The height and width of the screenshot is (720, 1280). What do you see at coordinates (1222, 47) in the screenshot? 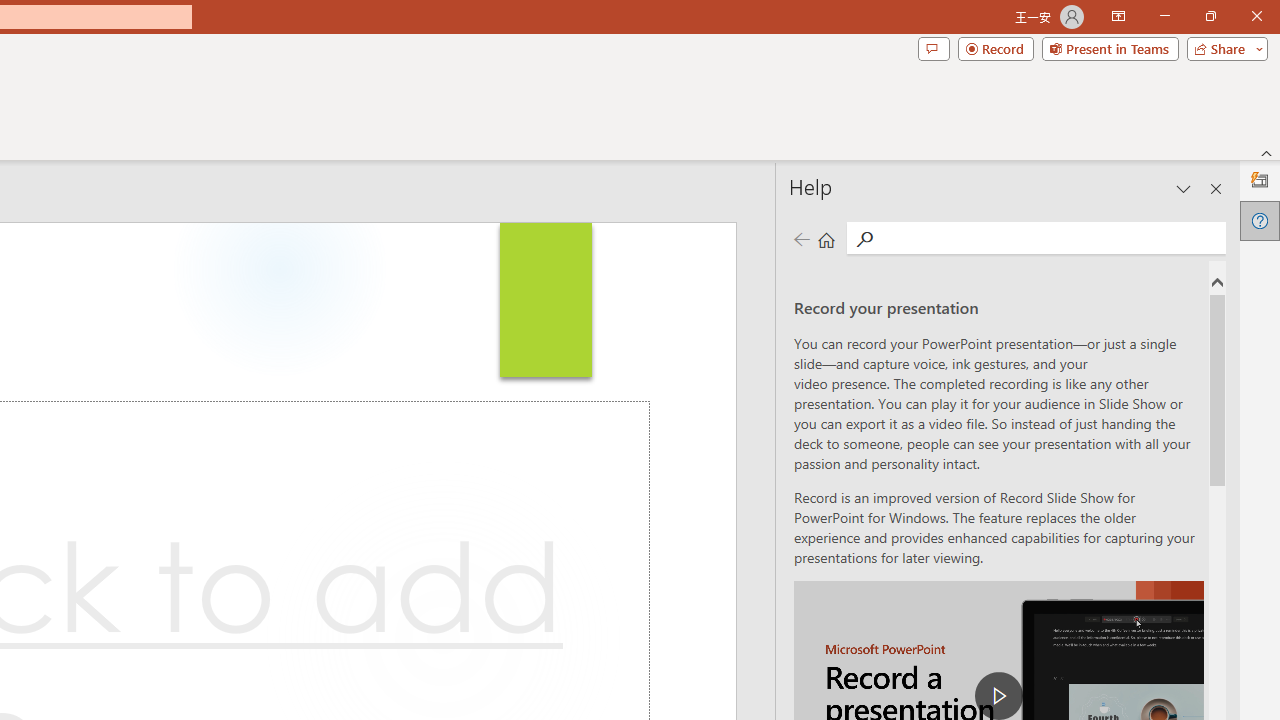
I see `'Share'` at bounding box center [1222, 47].